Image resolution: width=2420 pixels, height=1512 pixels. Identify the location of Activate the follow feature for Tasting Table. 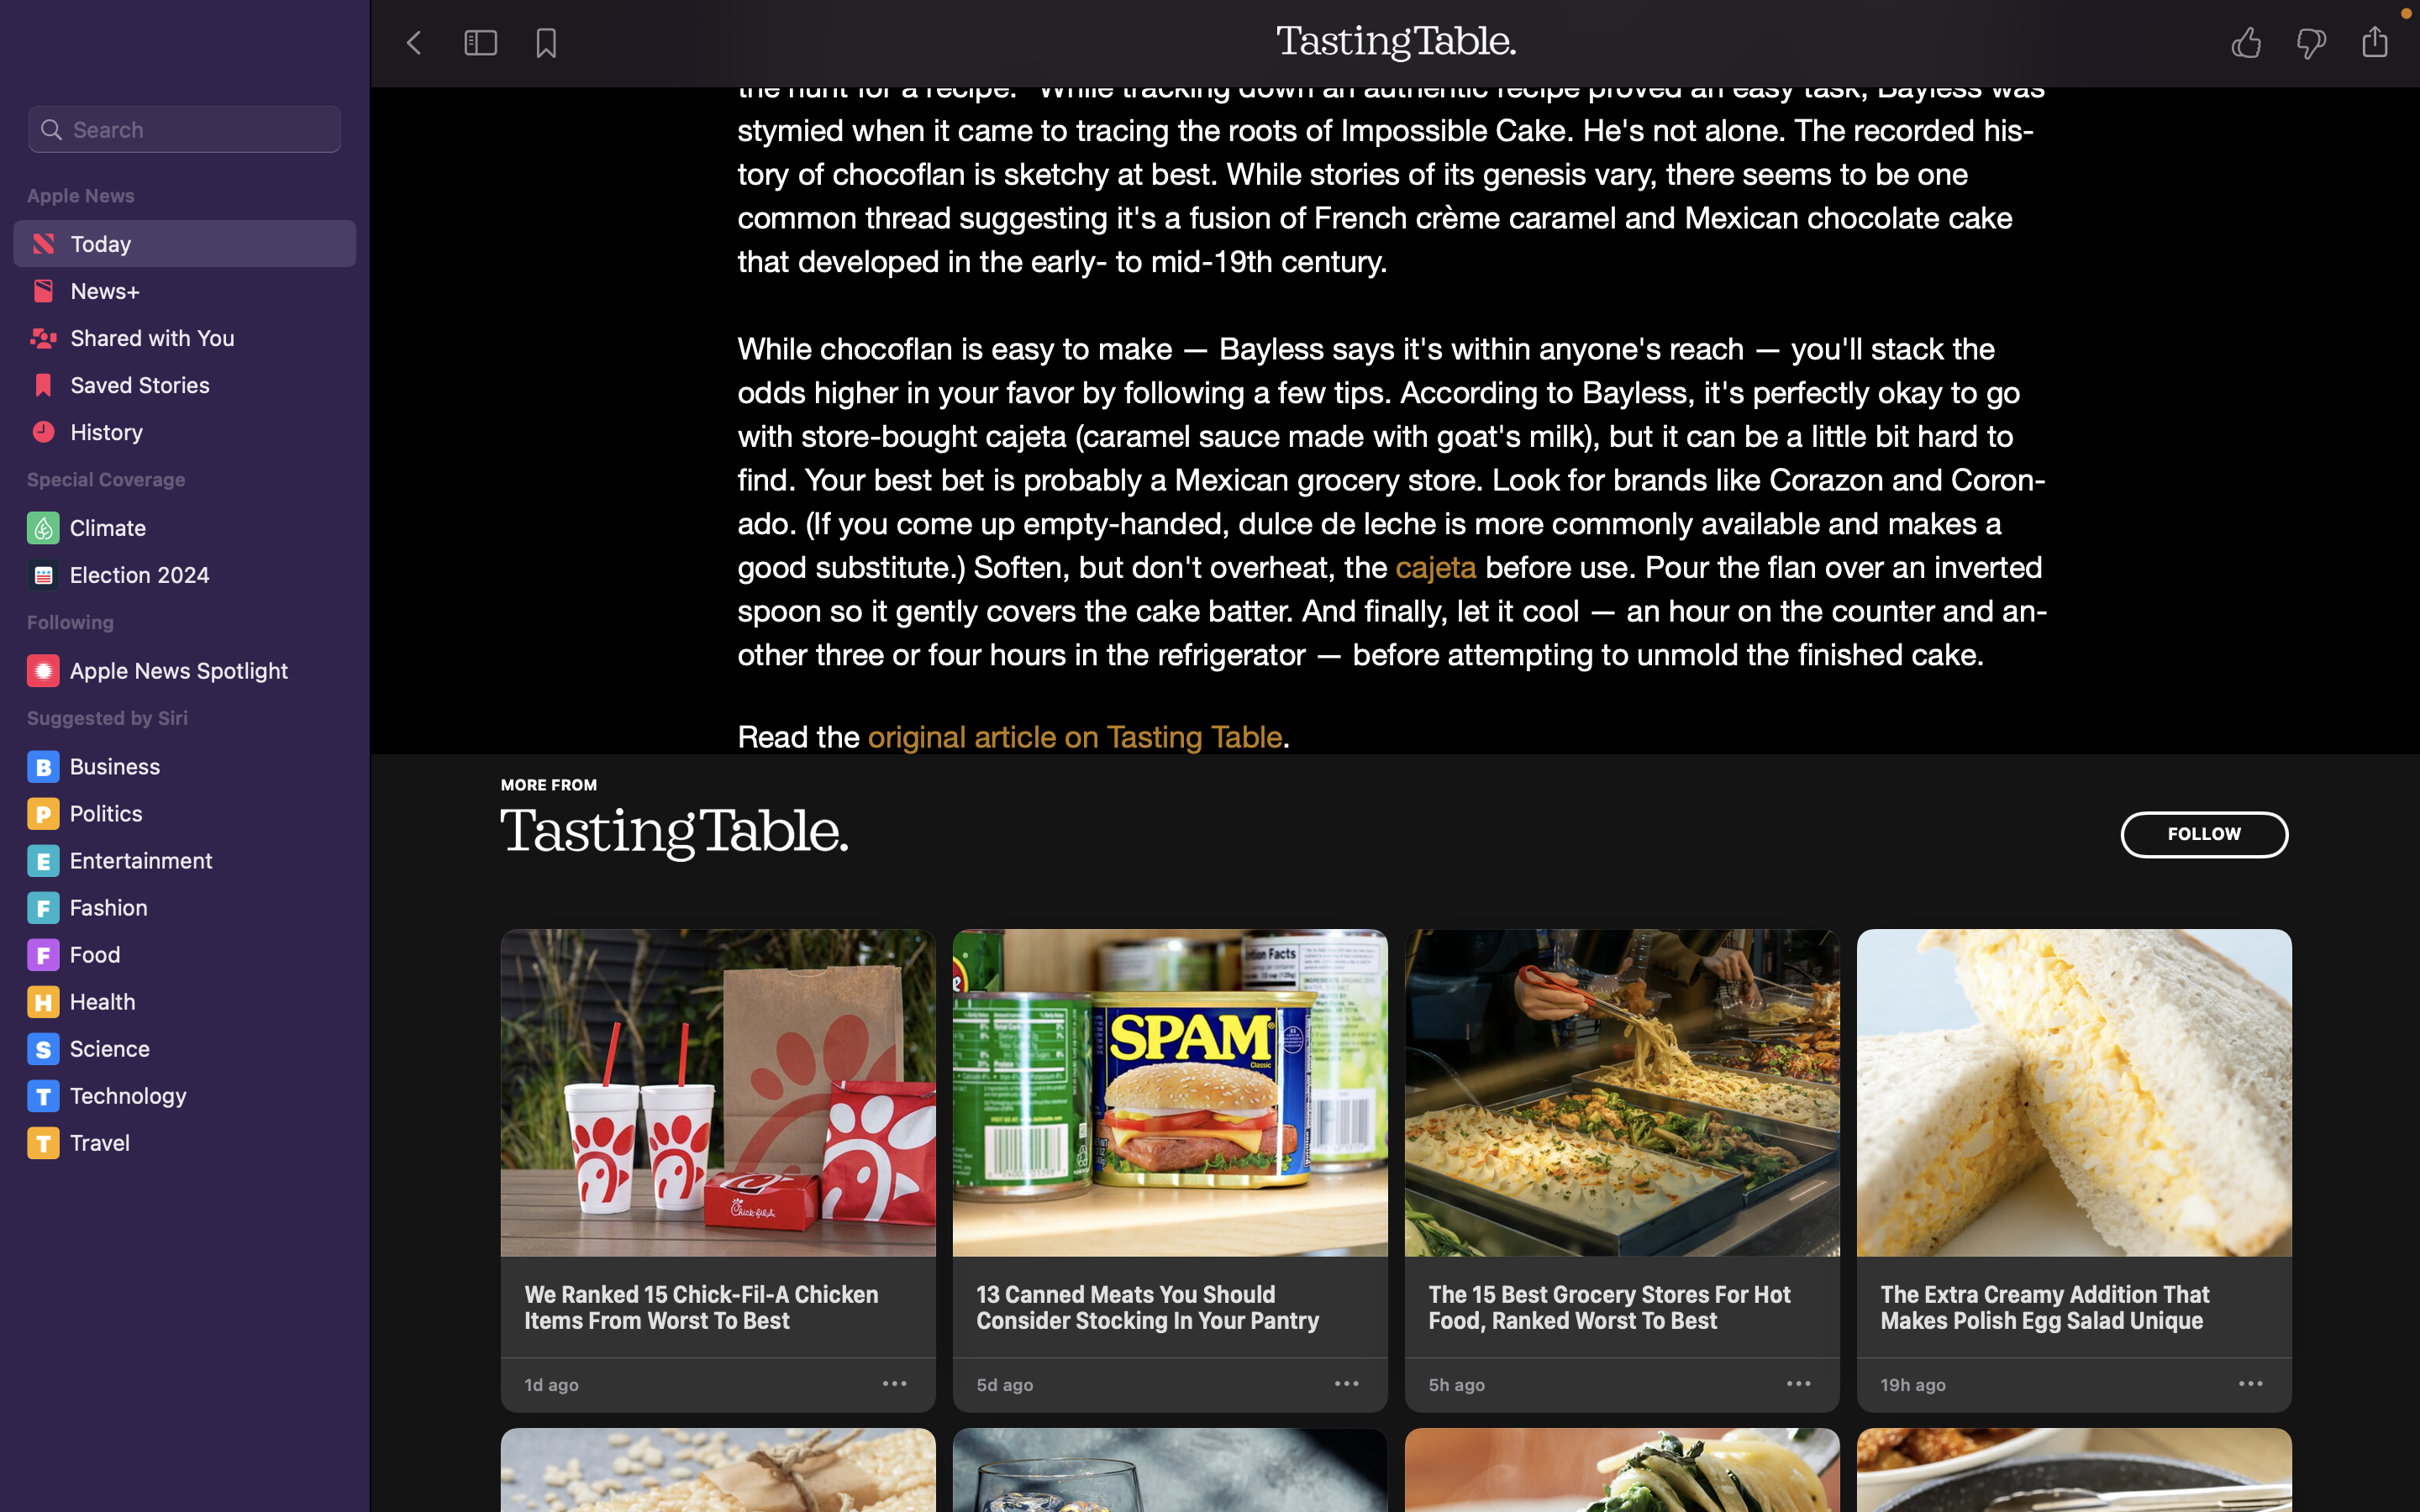
(2202, 834).